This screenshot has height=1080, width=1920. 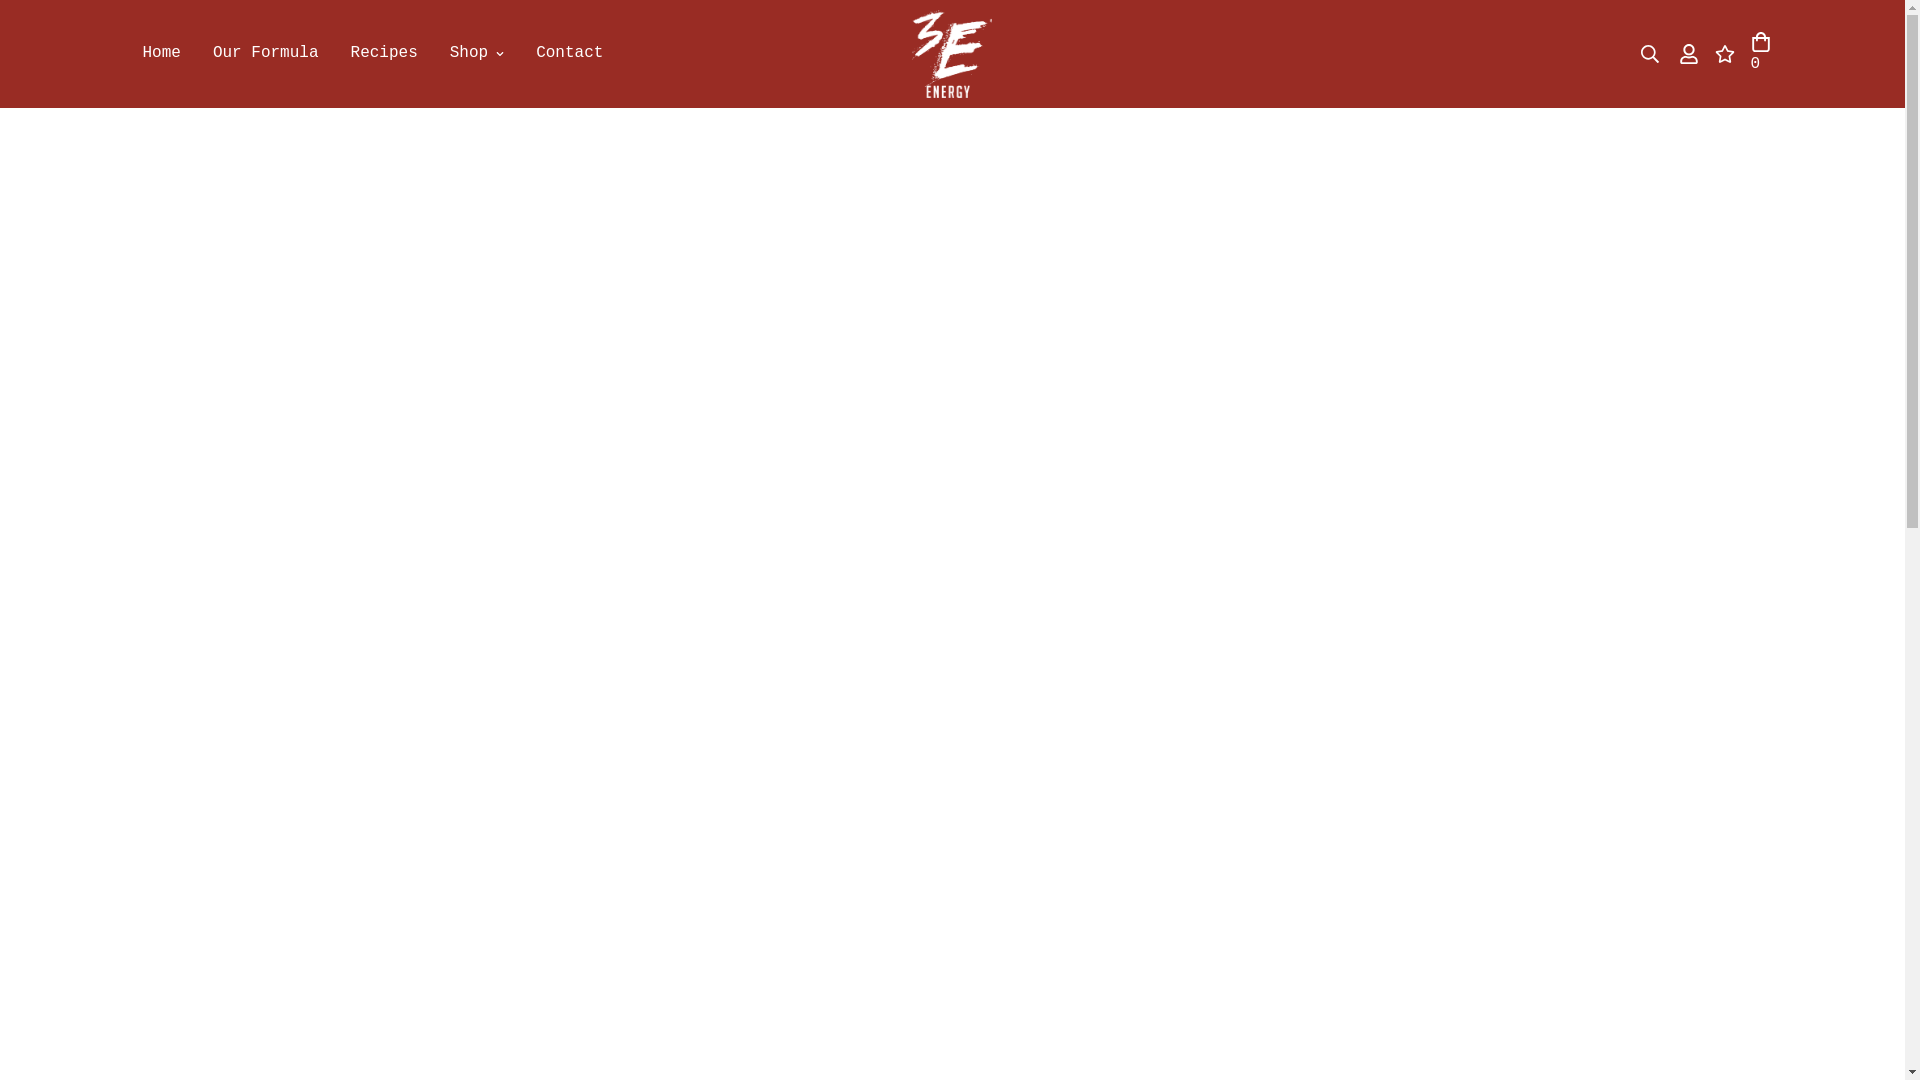 I want to click on 'Home', so click(x=161, y=52).